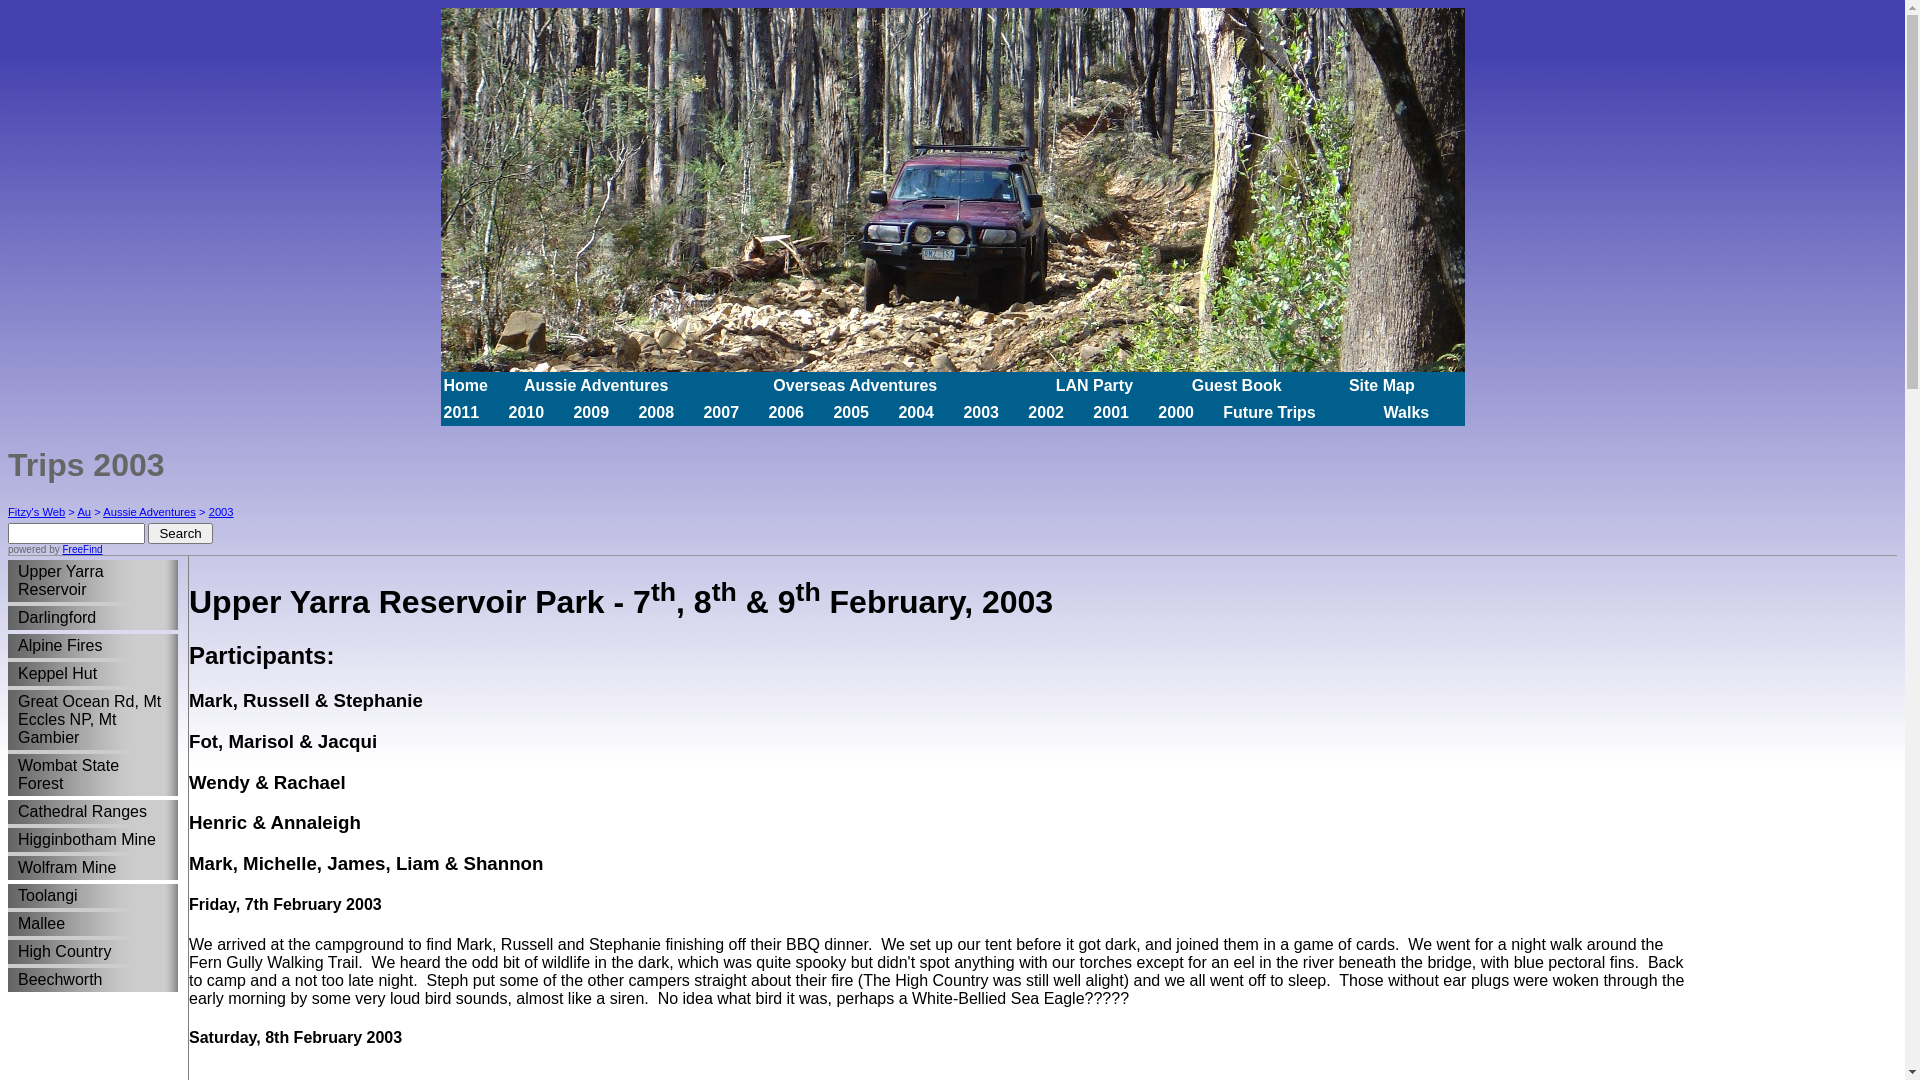 This screenshot has width=1920, height=1080. Describe the element at coordinates (62, 549) in the screenshot. I see `'FreeFind'` at that location.